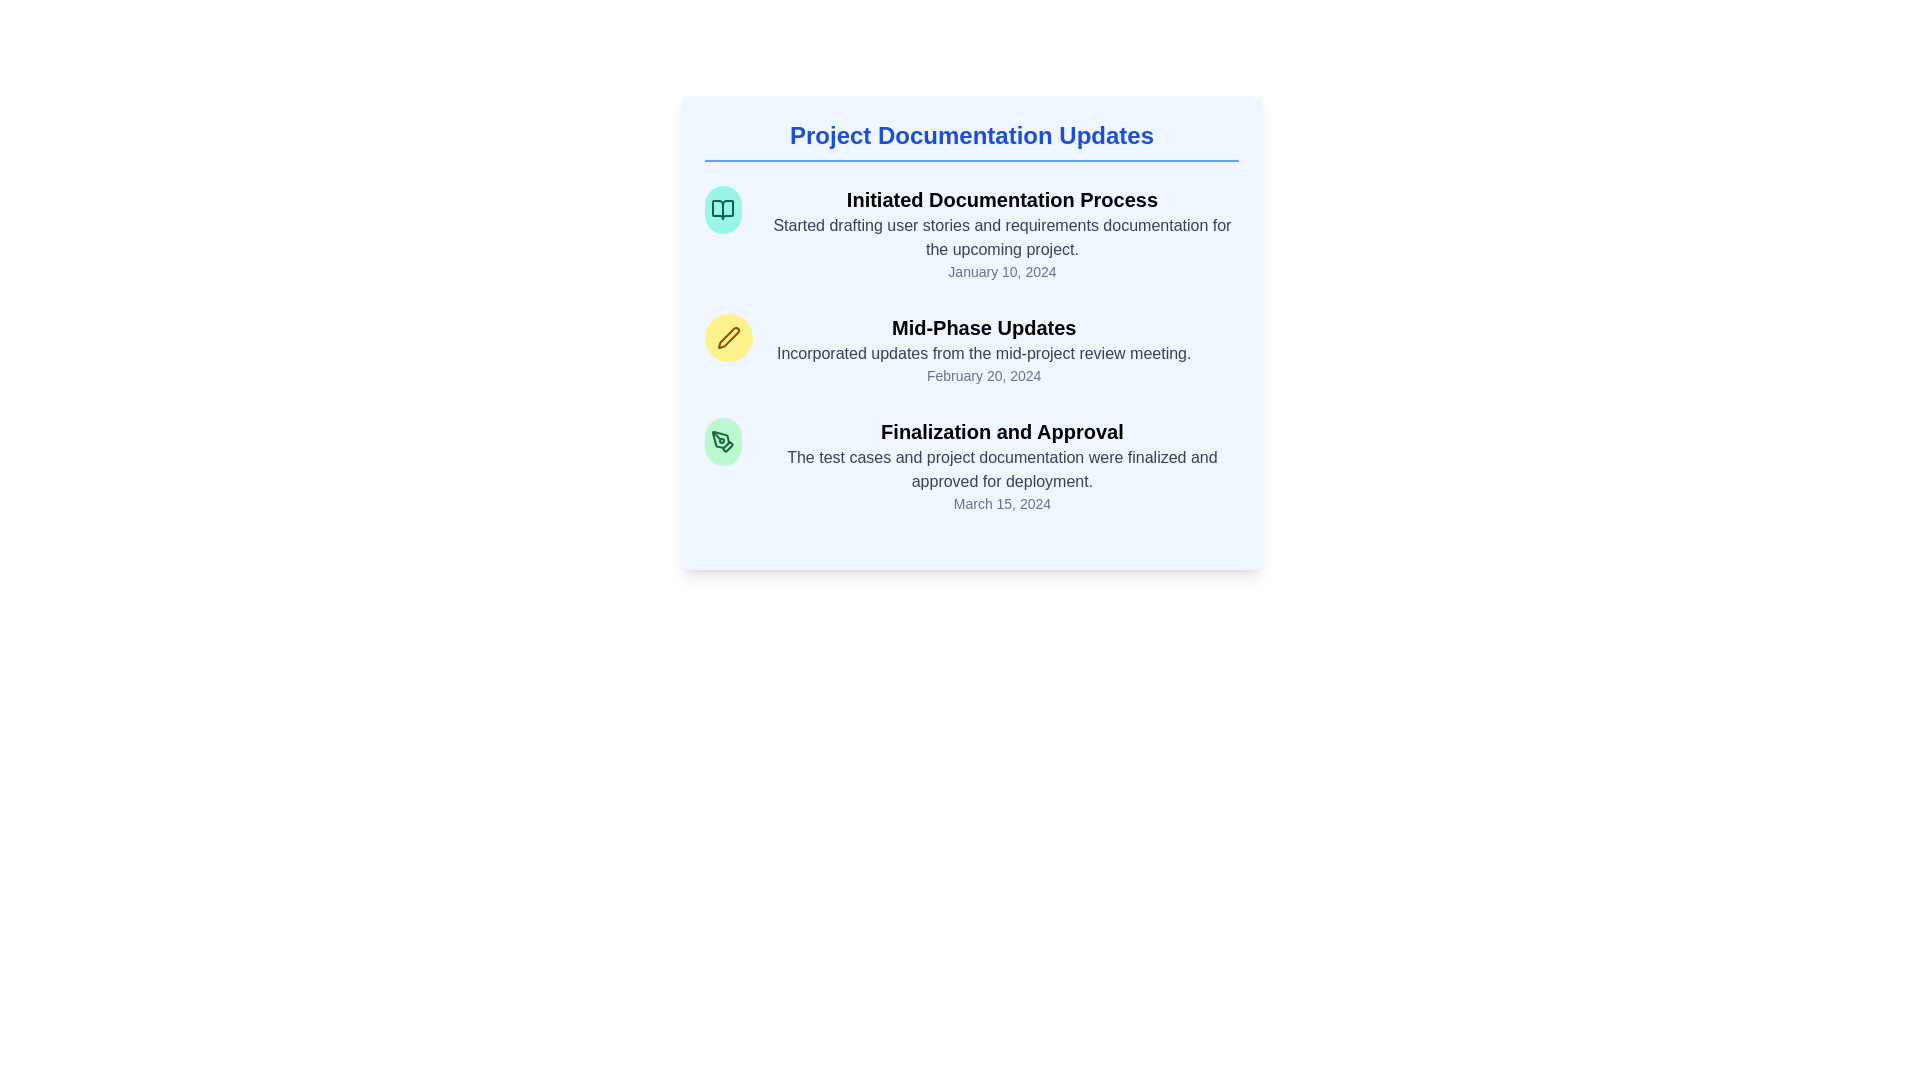 The width and height of the screenshot is (1920, 1080). Describe the element at coordinates (1002, 470) in the screenshot. I see `the descriptive text block that provides information about the completion of test cases and project documentation in the 'Finalization and Approval' section of the timeline` at that location.